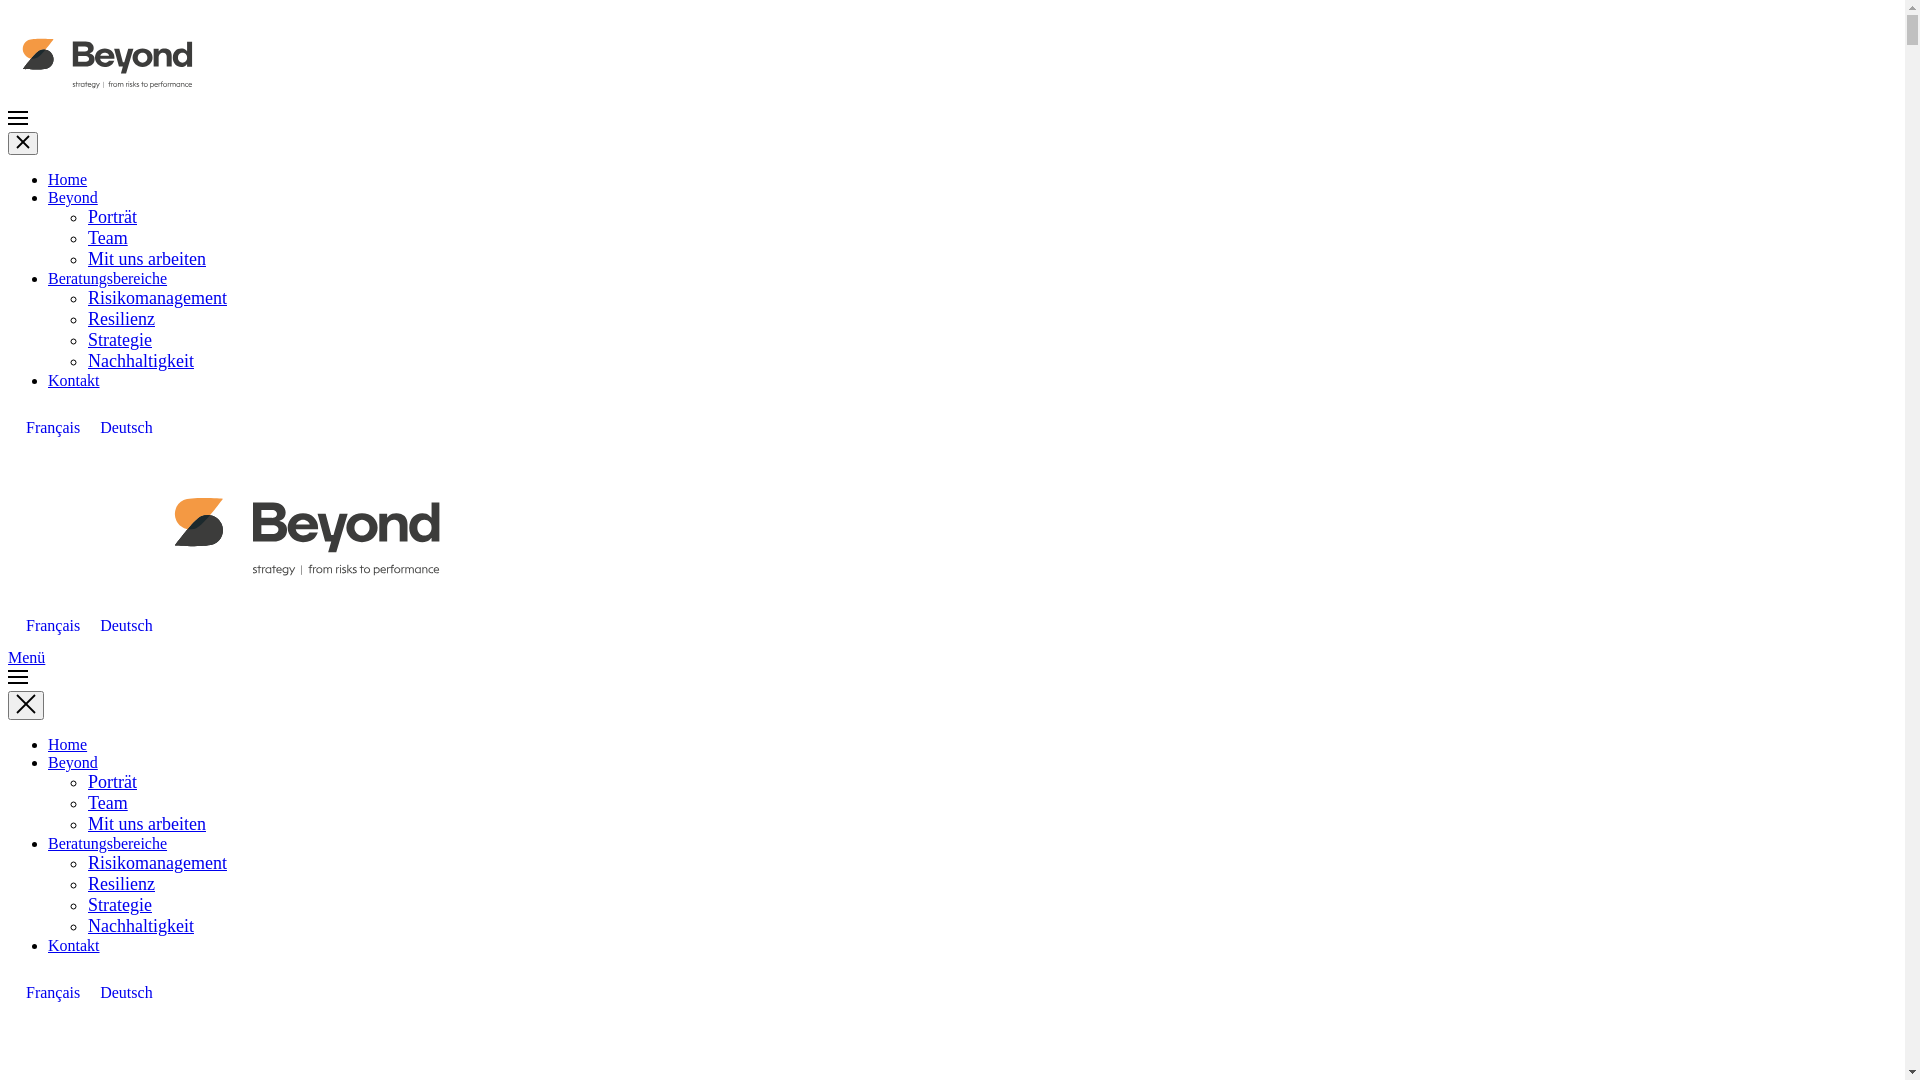 The image size is (1920, 1080). I want to click on 'Mit uns arbeiten', so click(146, 824).